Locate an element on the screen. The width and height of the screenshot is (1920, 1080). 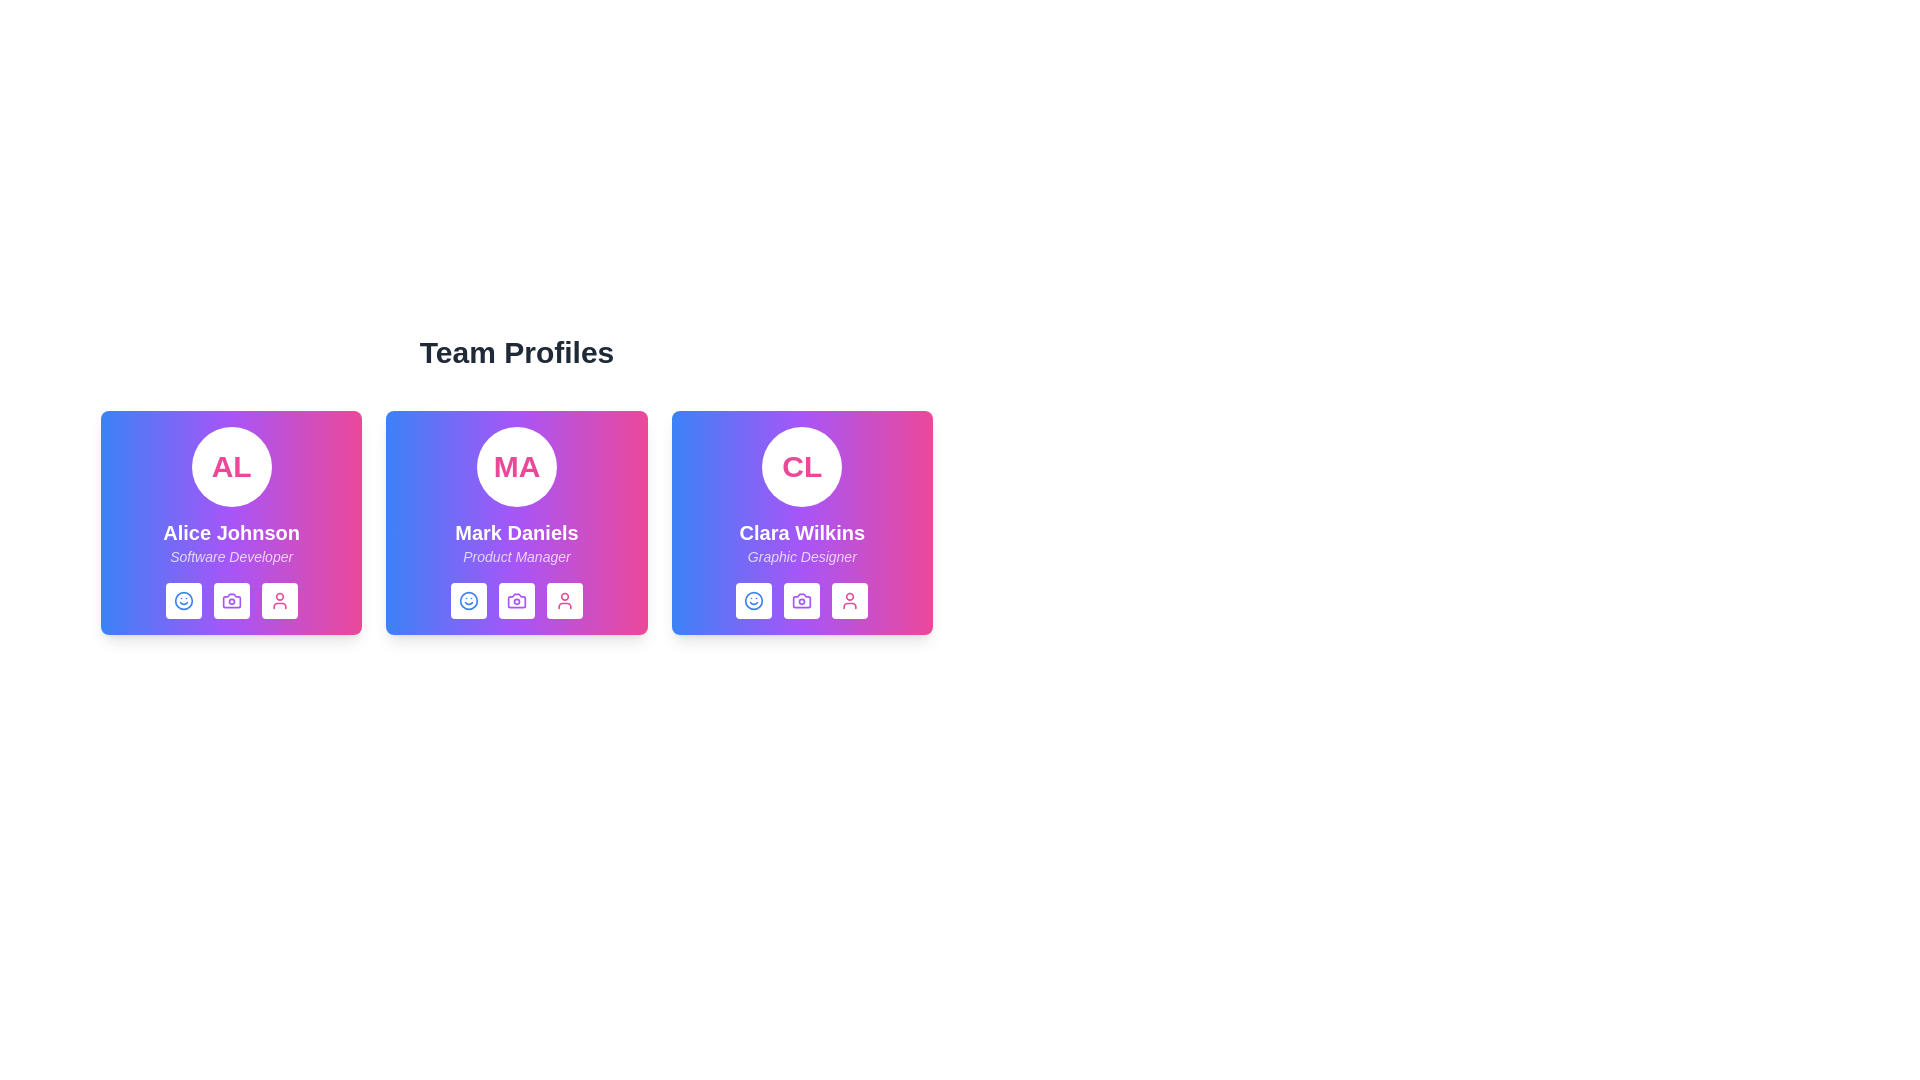
the rounded rectangular button with a white background and pink borders, containing a pink user silhouette icon, located within the 'Mark Daniels - Product Manager' card, specifically the third button in a row of three is located at coordinates (564, 600).